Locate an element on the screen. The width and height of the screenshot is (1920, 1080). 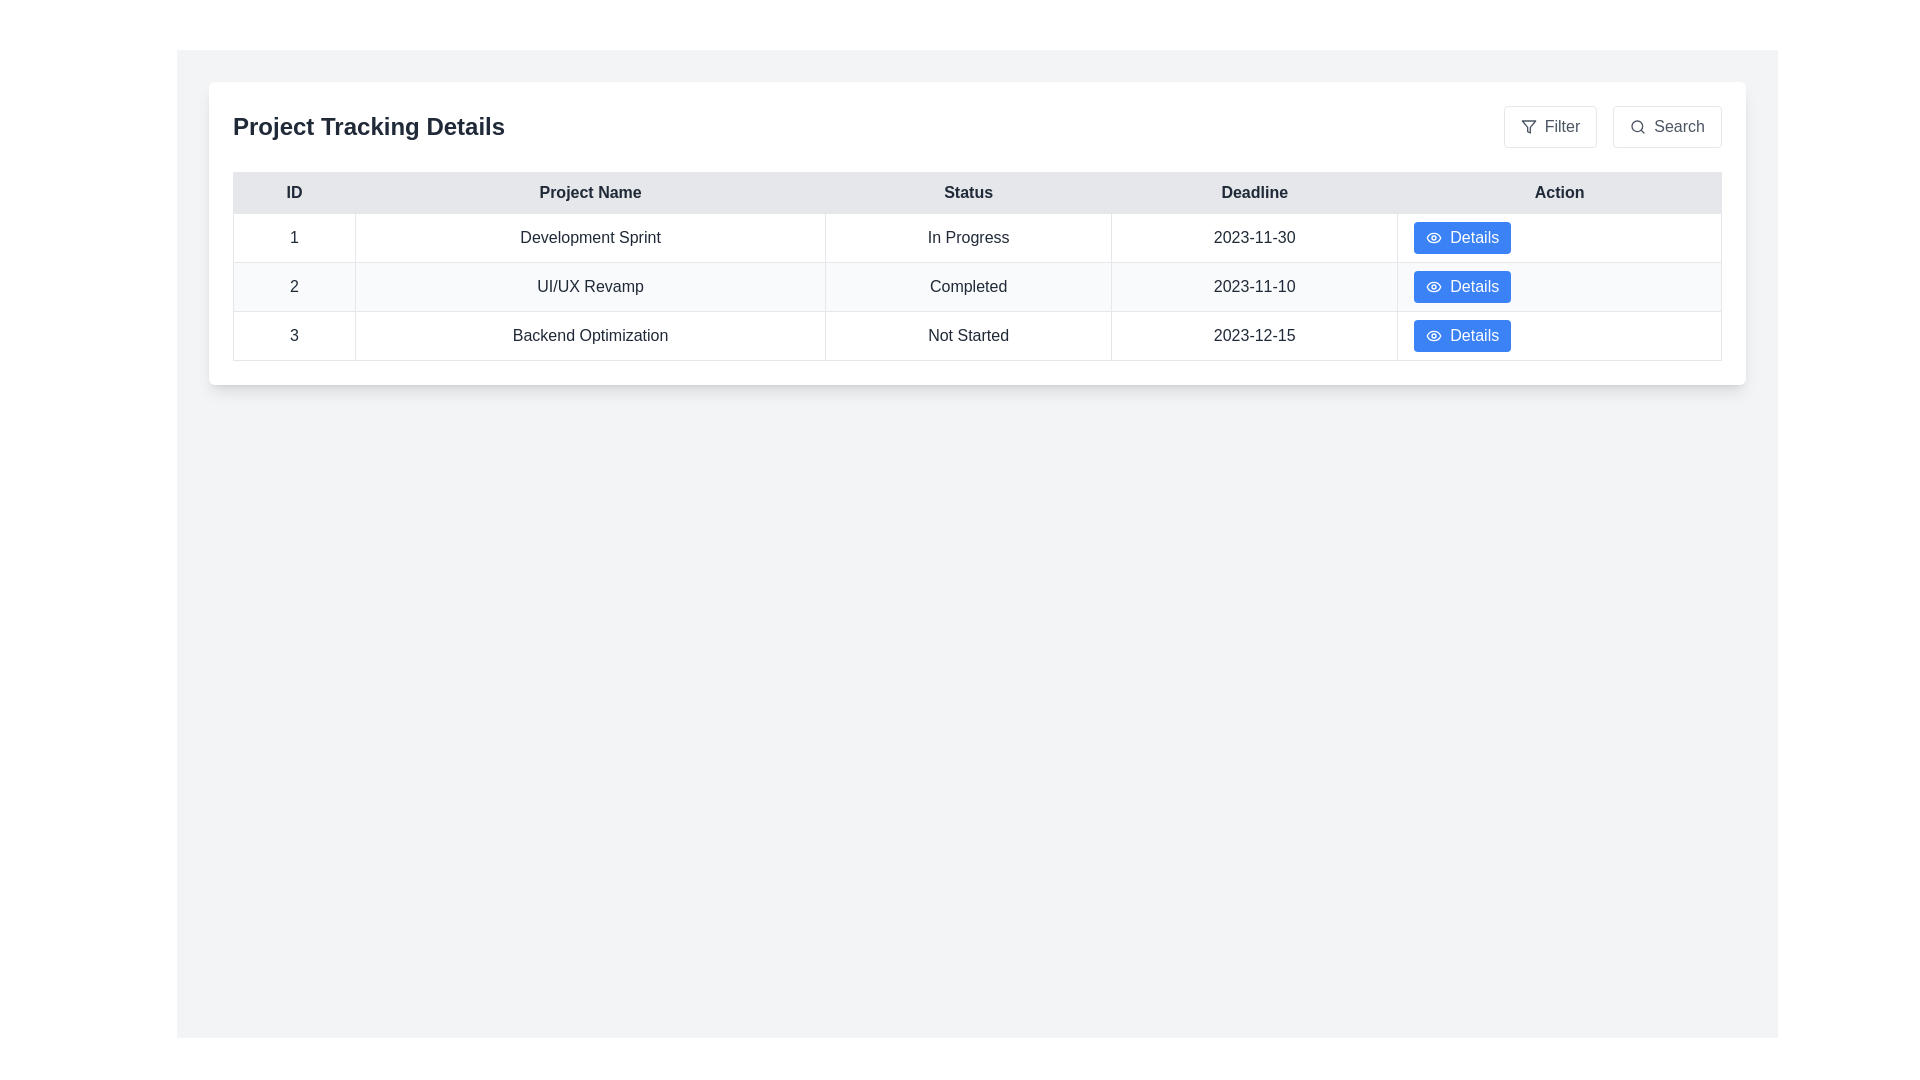
the button located in the 'Action' column of the first row in the project tracking interface is located at coordinates (1462, 237).